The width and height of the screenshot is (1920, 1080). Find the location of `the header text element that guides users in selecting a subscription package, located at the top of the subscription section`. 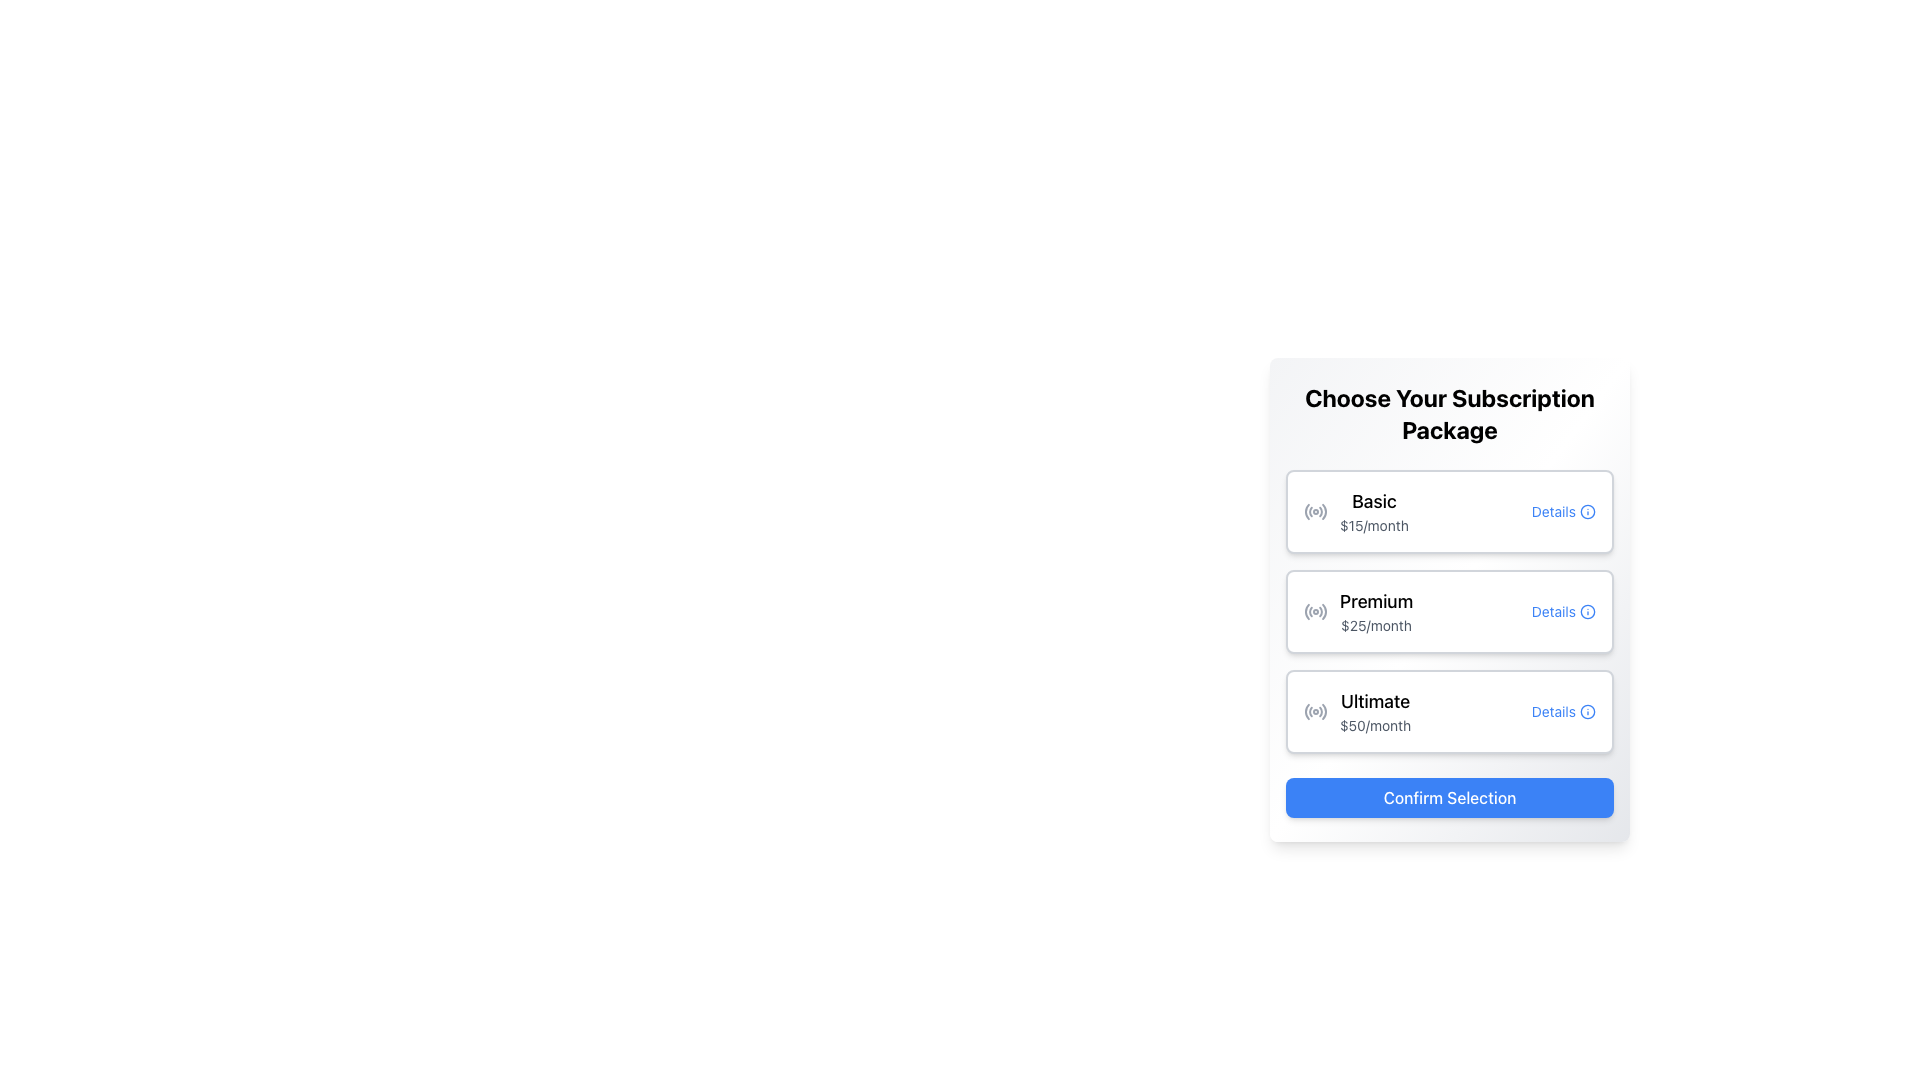

the header text element that guides users in selecting a subscription package, located at the top of the subscription section is located at coordinates (1449, 412).